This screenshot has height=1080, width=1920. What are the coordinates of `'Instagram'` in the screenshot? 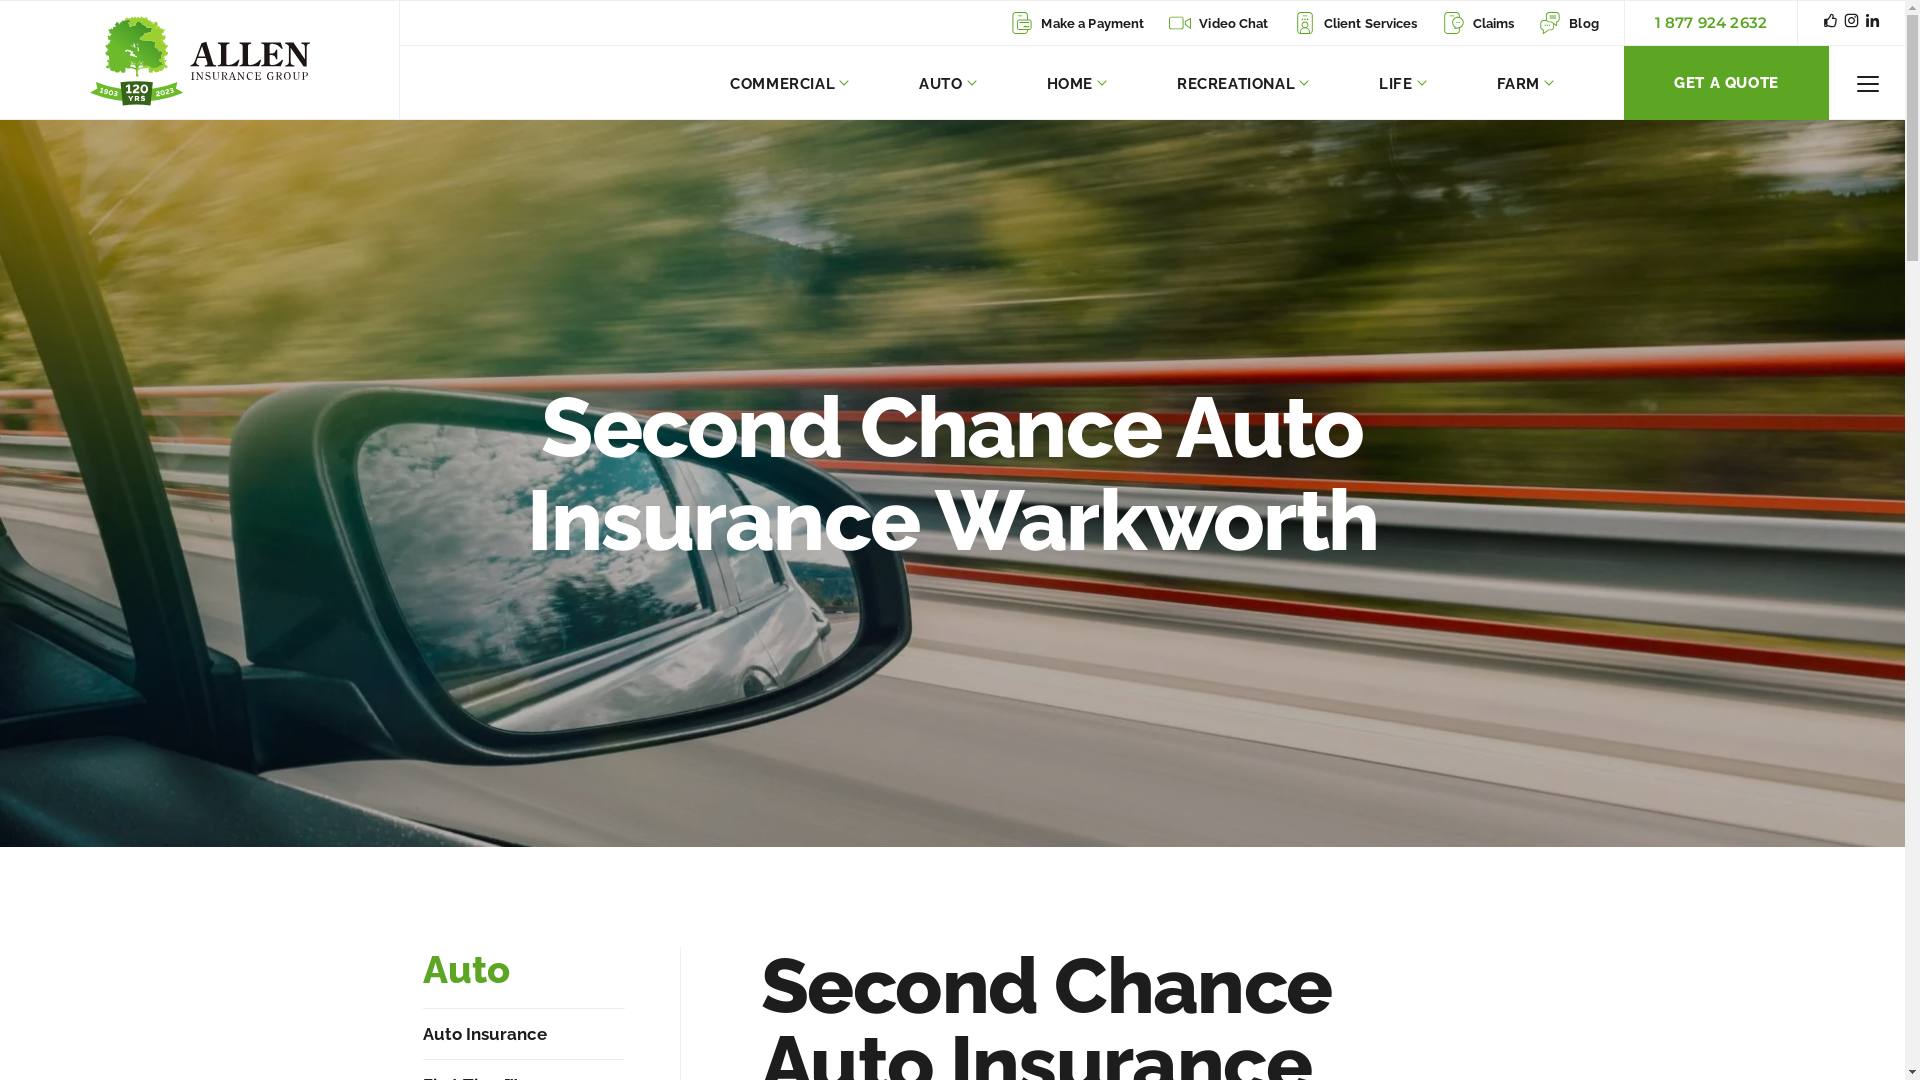 It's located at (1850, 22).